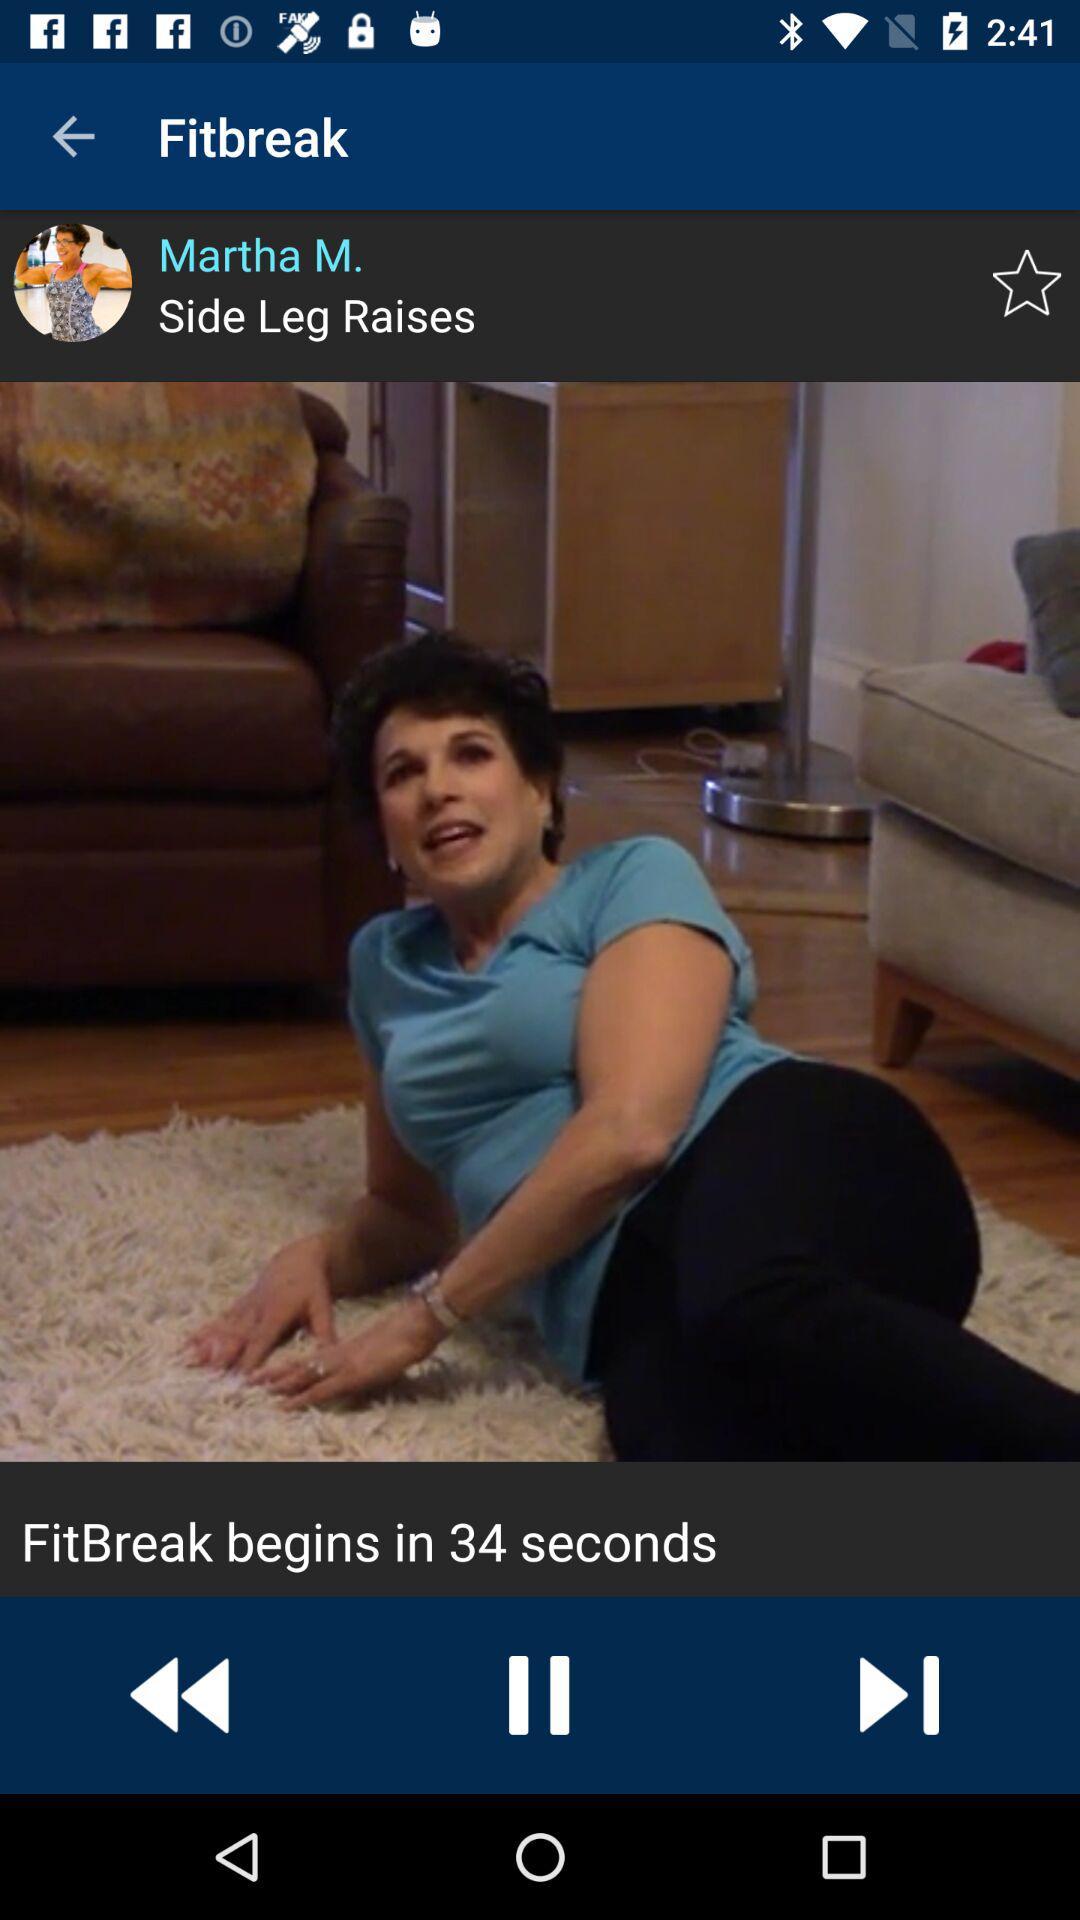 This screenshot has width=1080, height=1920. Describe the element at coordinates (1027, 282) in the screenshot. I see `the star icon` at that location.